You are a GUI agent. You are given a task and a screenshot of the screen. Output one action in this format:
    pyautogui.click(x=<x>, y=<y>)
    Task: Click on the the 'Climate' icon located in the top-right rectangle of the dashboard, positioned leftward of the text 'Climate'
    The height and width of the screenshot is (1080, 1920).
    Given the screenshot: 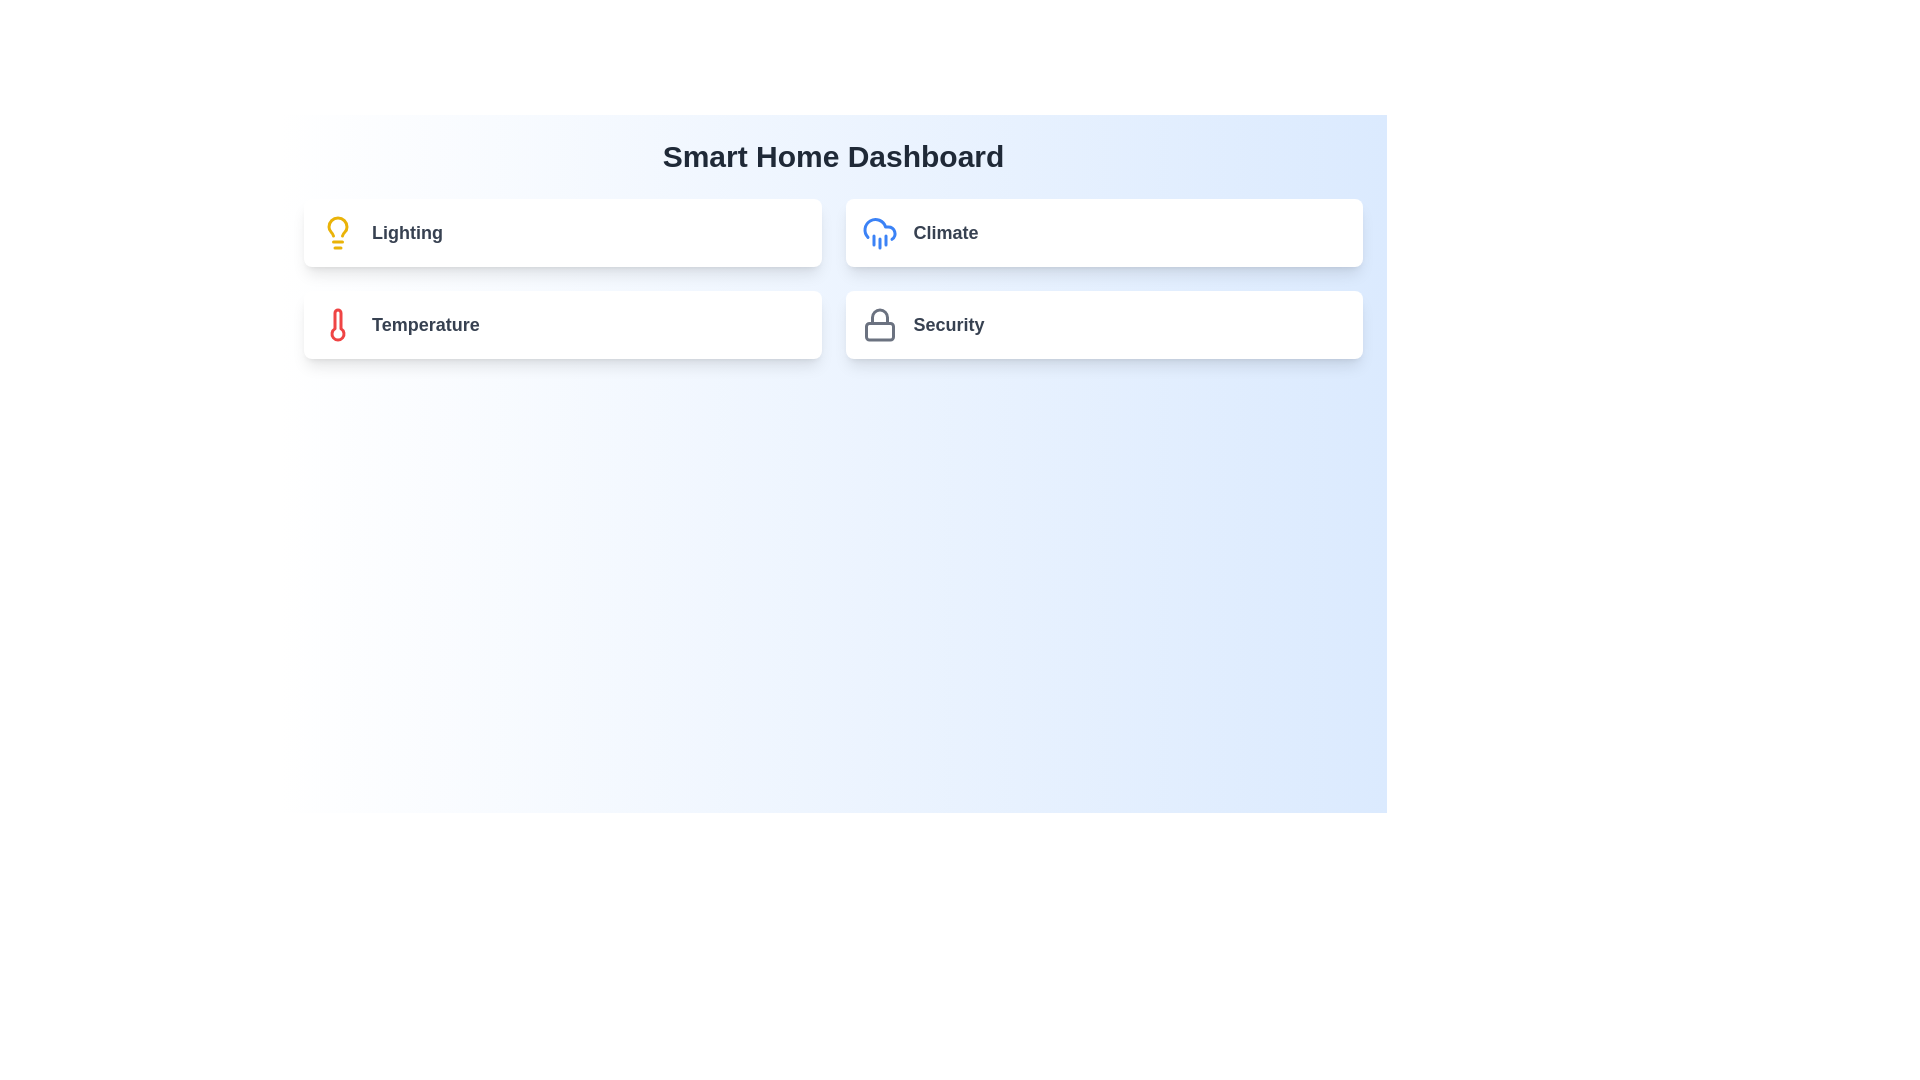 What is the action you would take?
    pyautogui.click(x=879, y=231)
    